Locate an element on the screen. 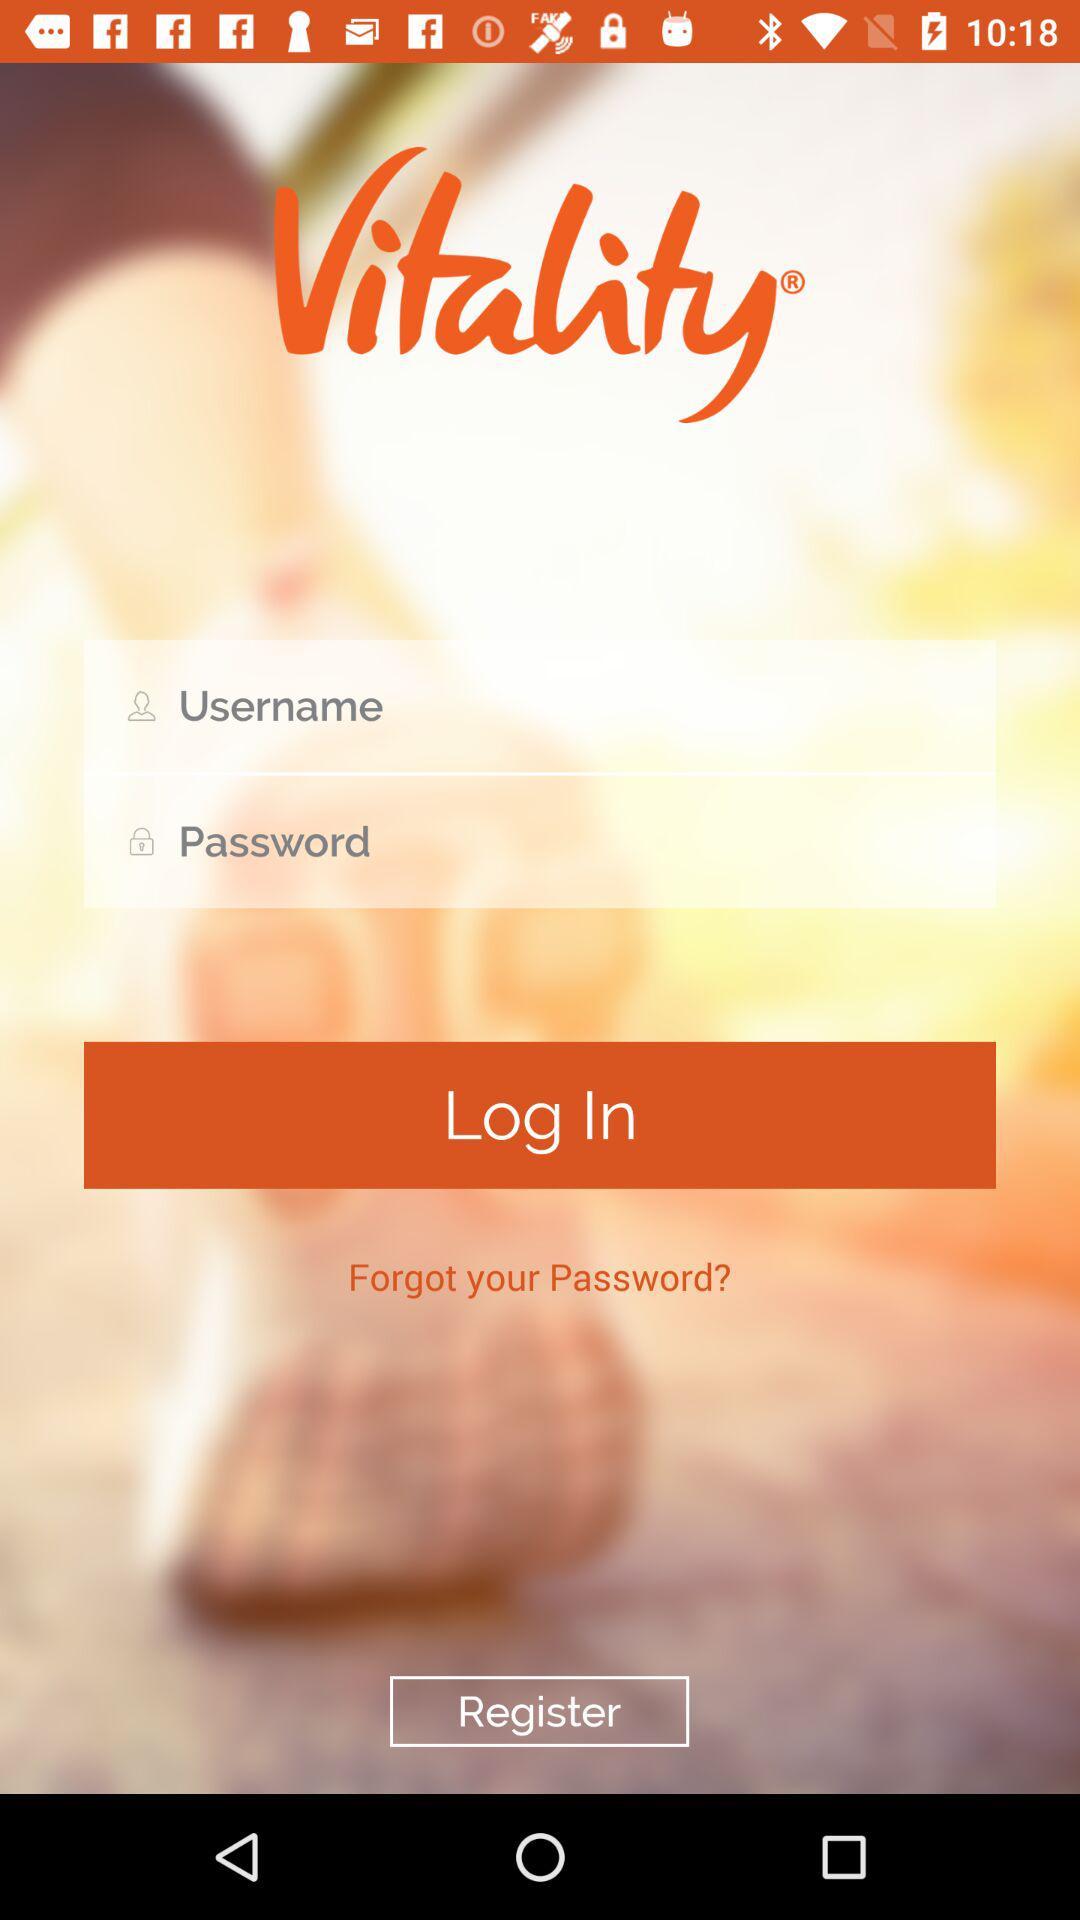 The image size is (1080, 1920). item below the log in is located at coordinates (538, 1275).